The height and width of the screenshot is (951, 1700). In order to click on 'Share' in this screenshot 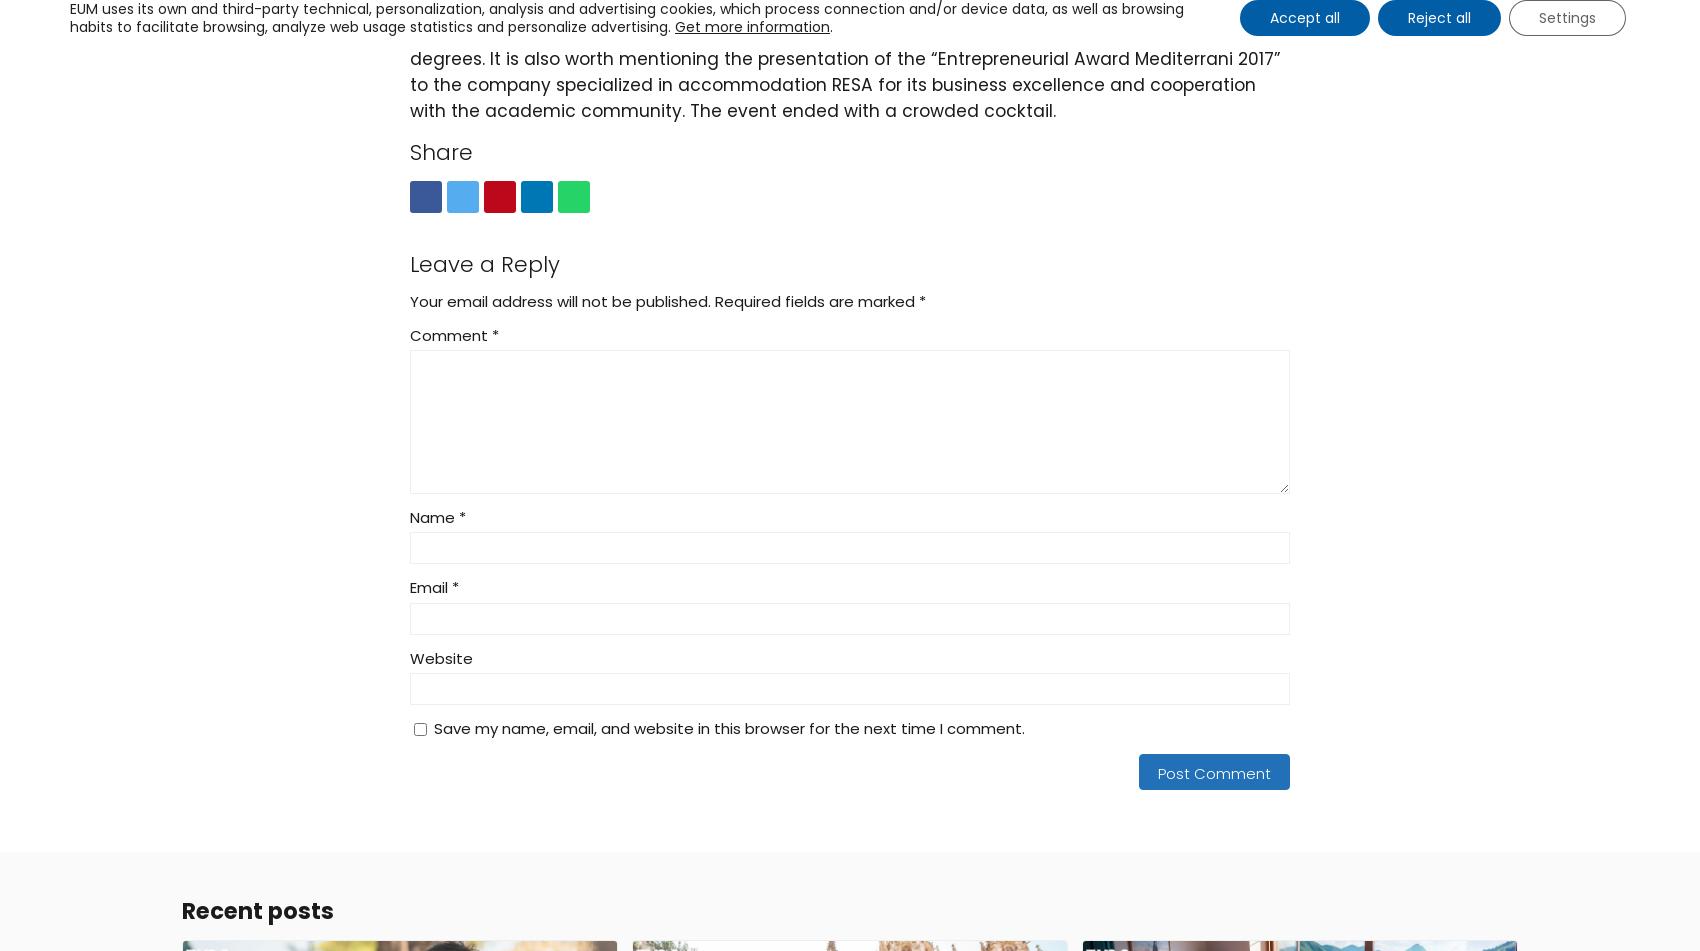, I will do `click(440, 151)`.